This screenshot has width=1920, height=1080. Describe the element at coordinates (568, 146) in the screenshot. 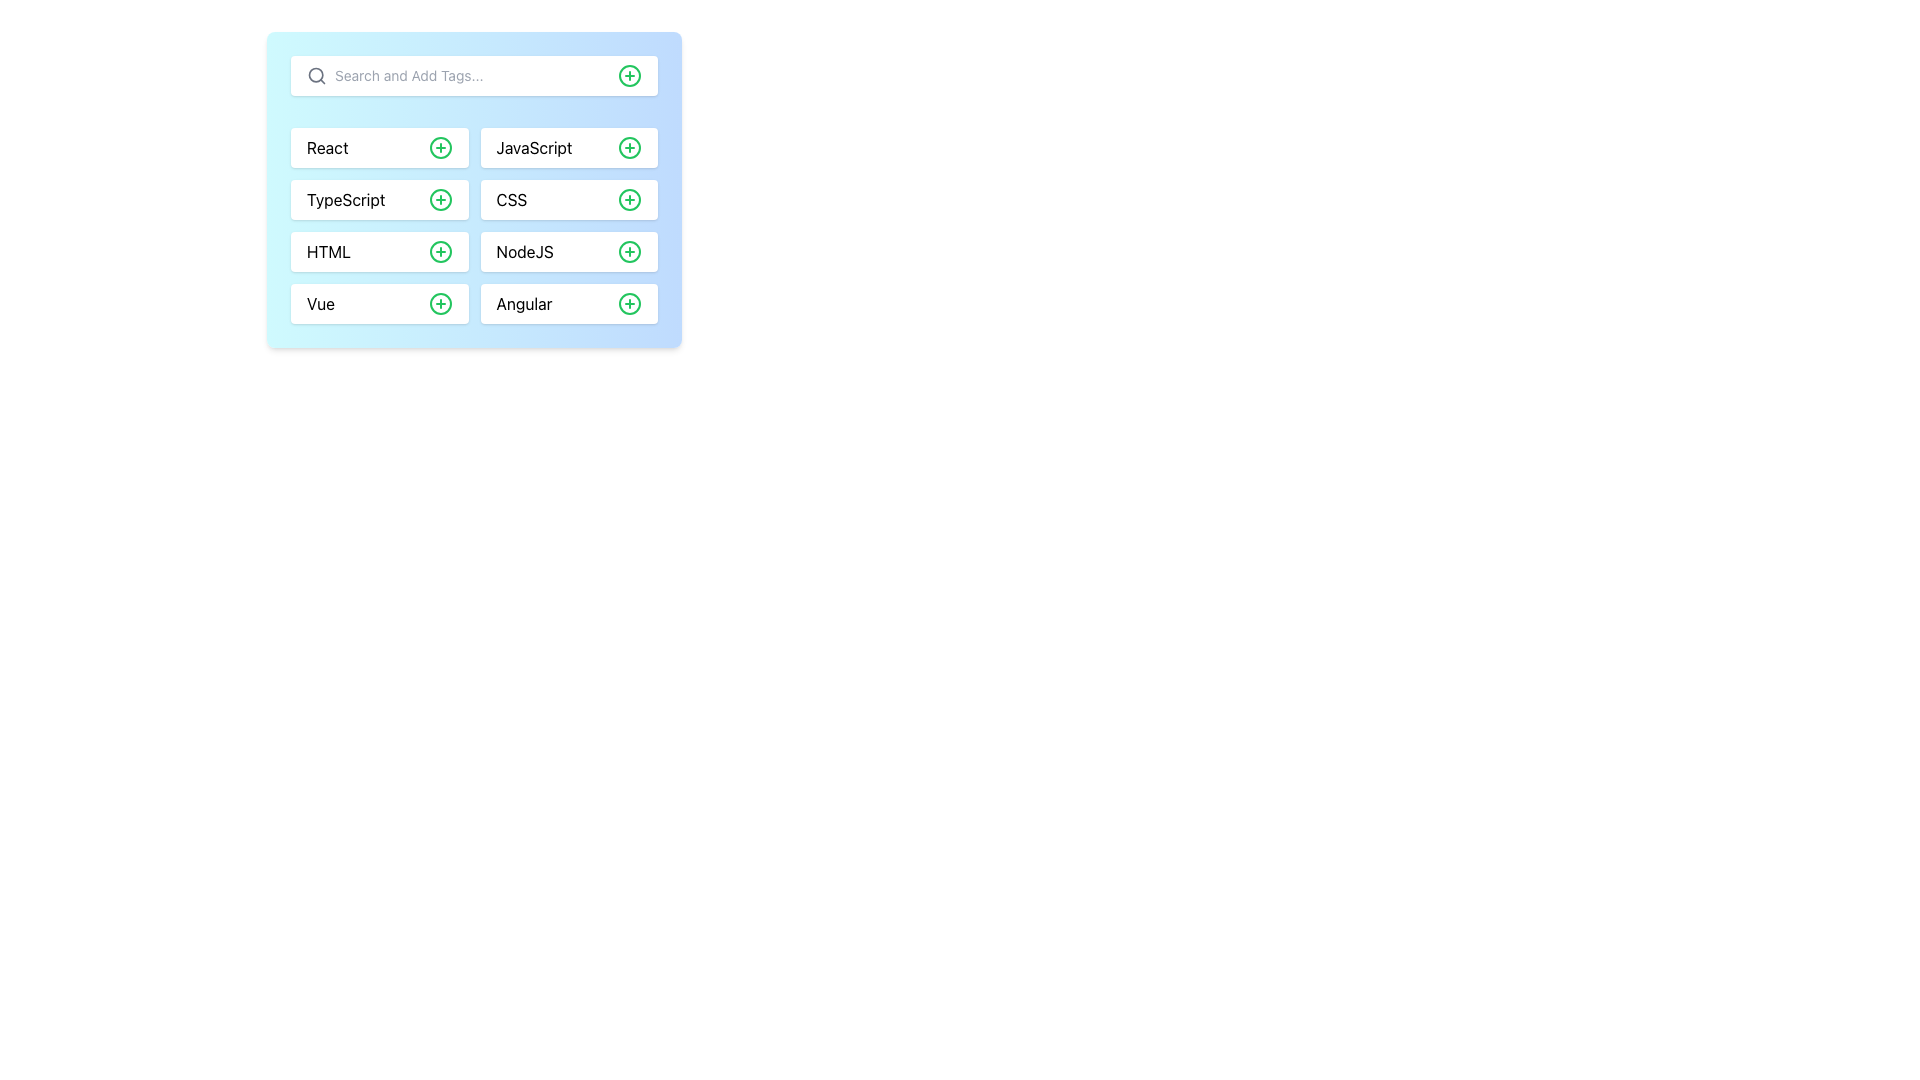

I see `the "JavaScript" button` at that location.